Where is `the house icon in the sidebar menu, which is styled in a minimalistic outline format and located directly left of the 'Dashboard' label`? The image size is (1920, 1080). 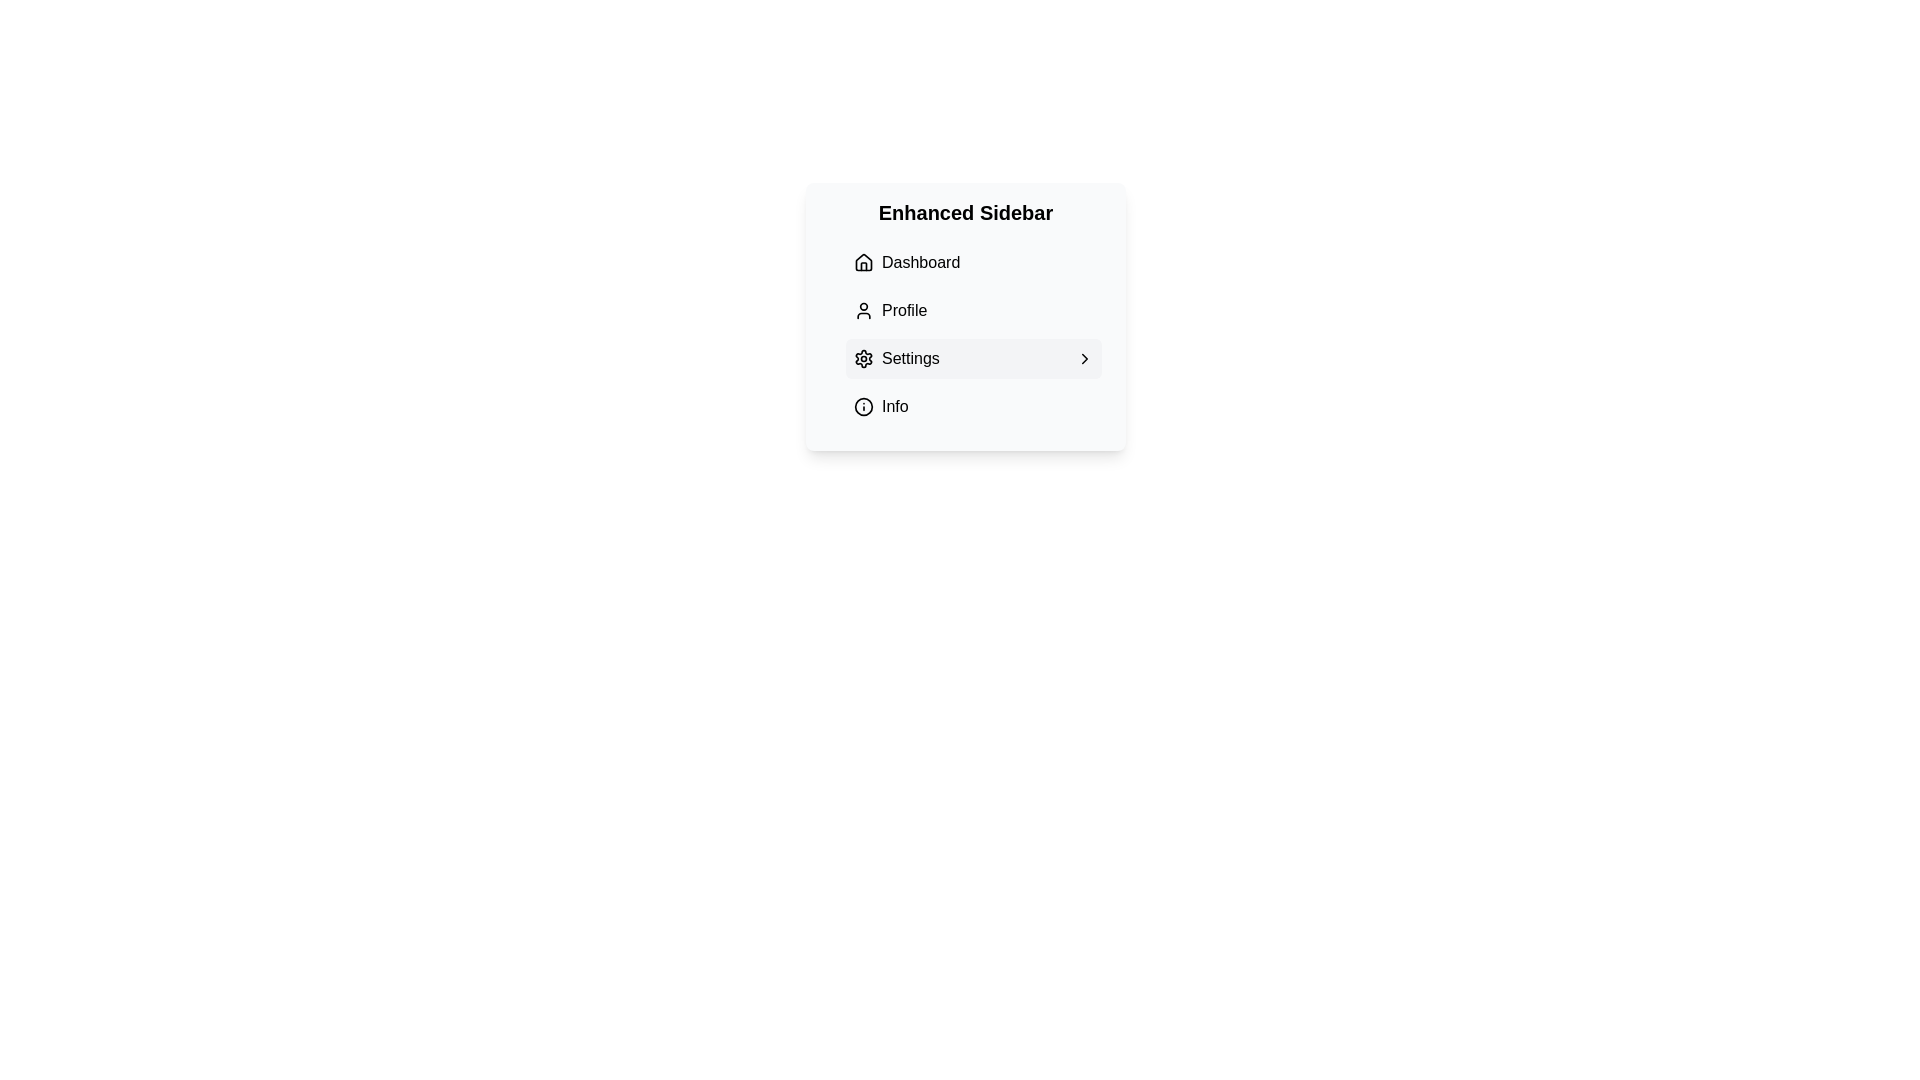 the house icon in the sidebar menu, which is styled in a minimalistic outline format and located directly left of the 'Dashboard' label is located at coordinates (864, 261).